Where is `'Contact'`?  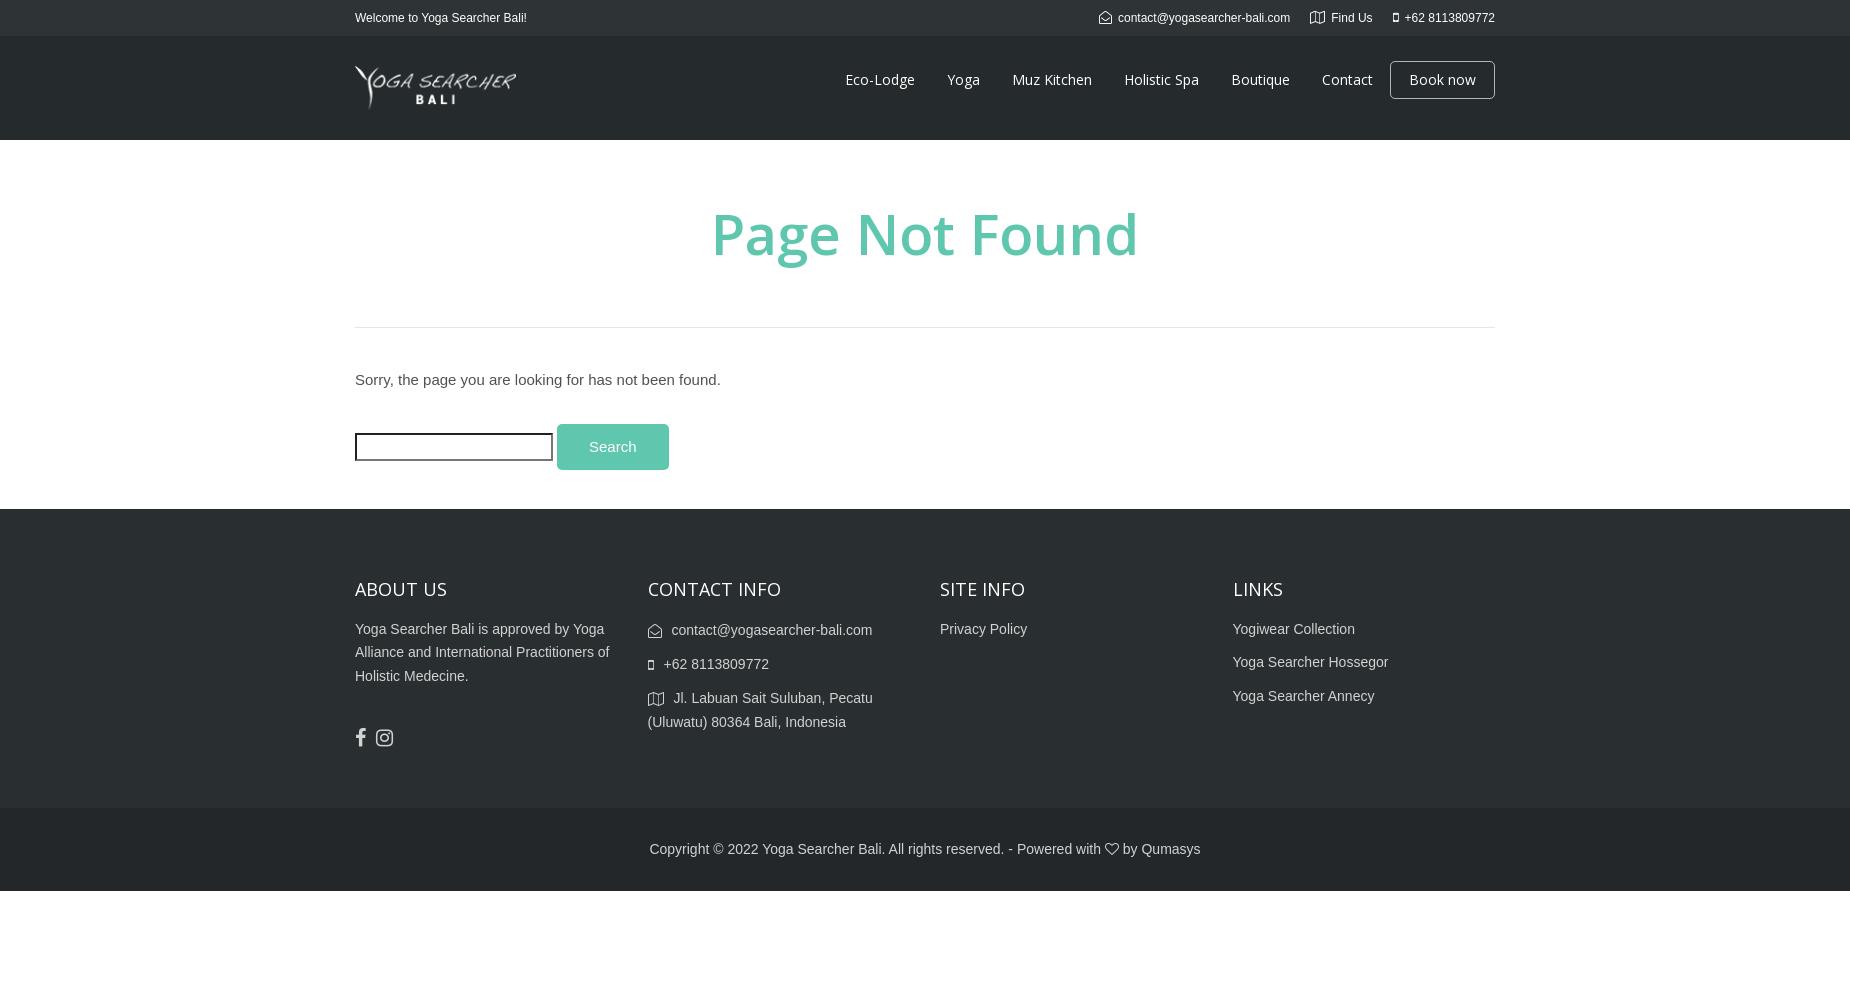 'Contact' is located at coordinates (1346, 78).